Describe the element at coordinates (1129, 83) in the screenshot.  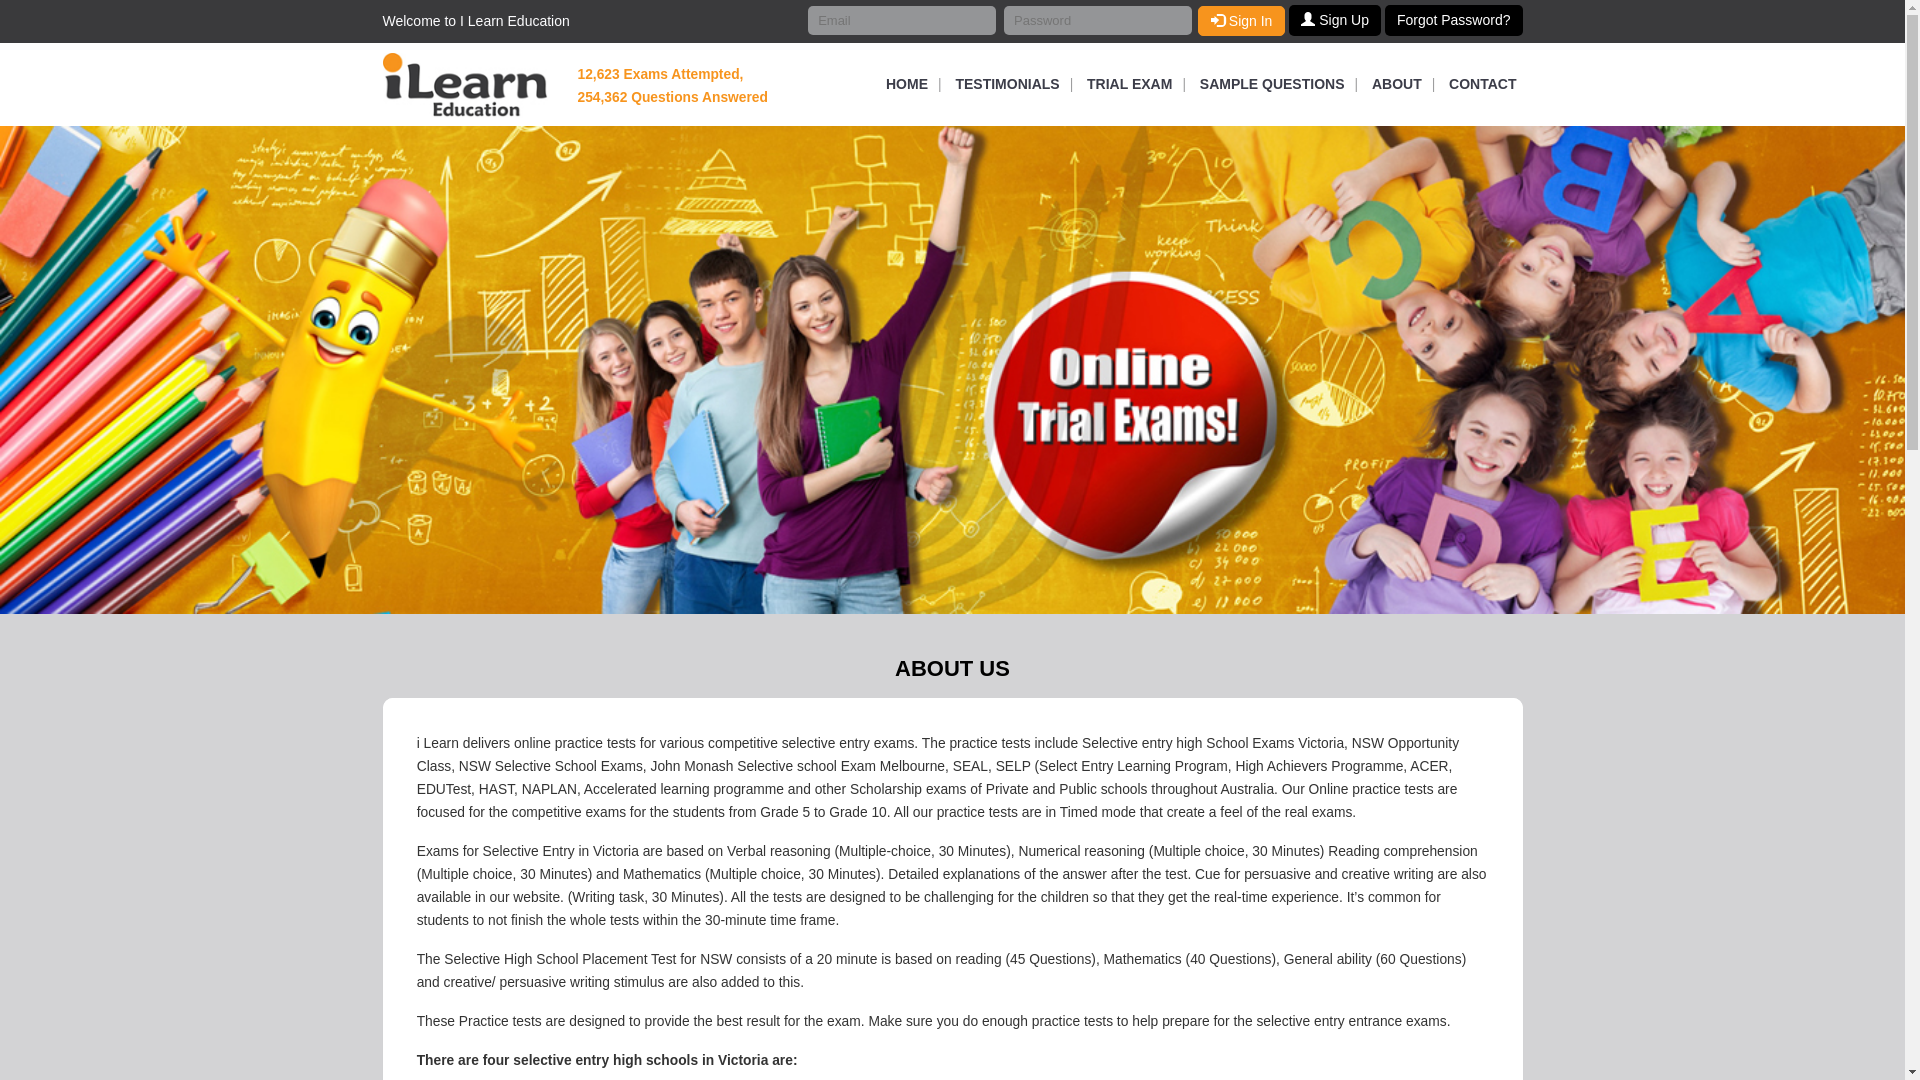
I see `'TRIAL EXAM'` at that location.